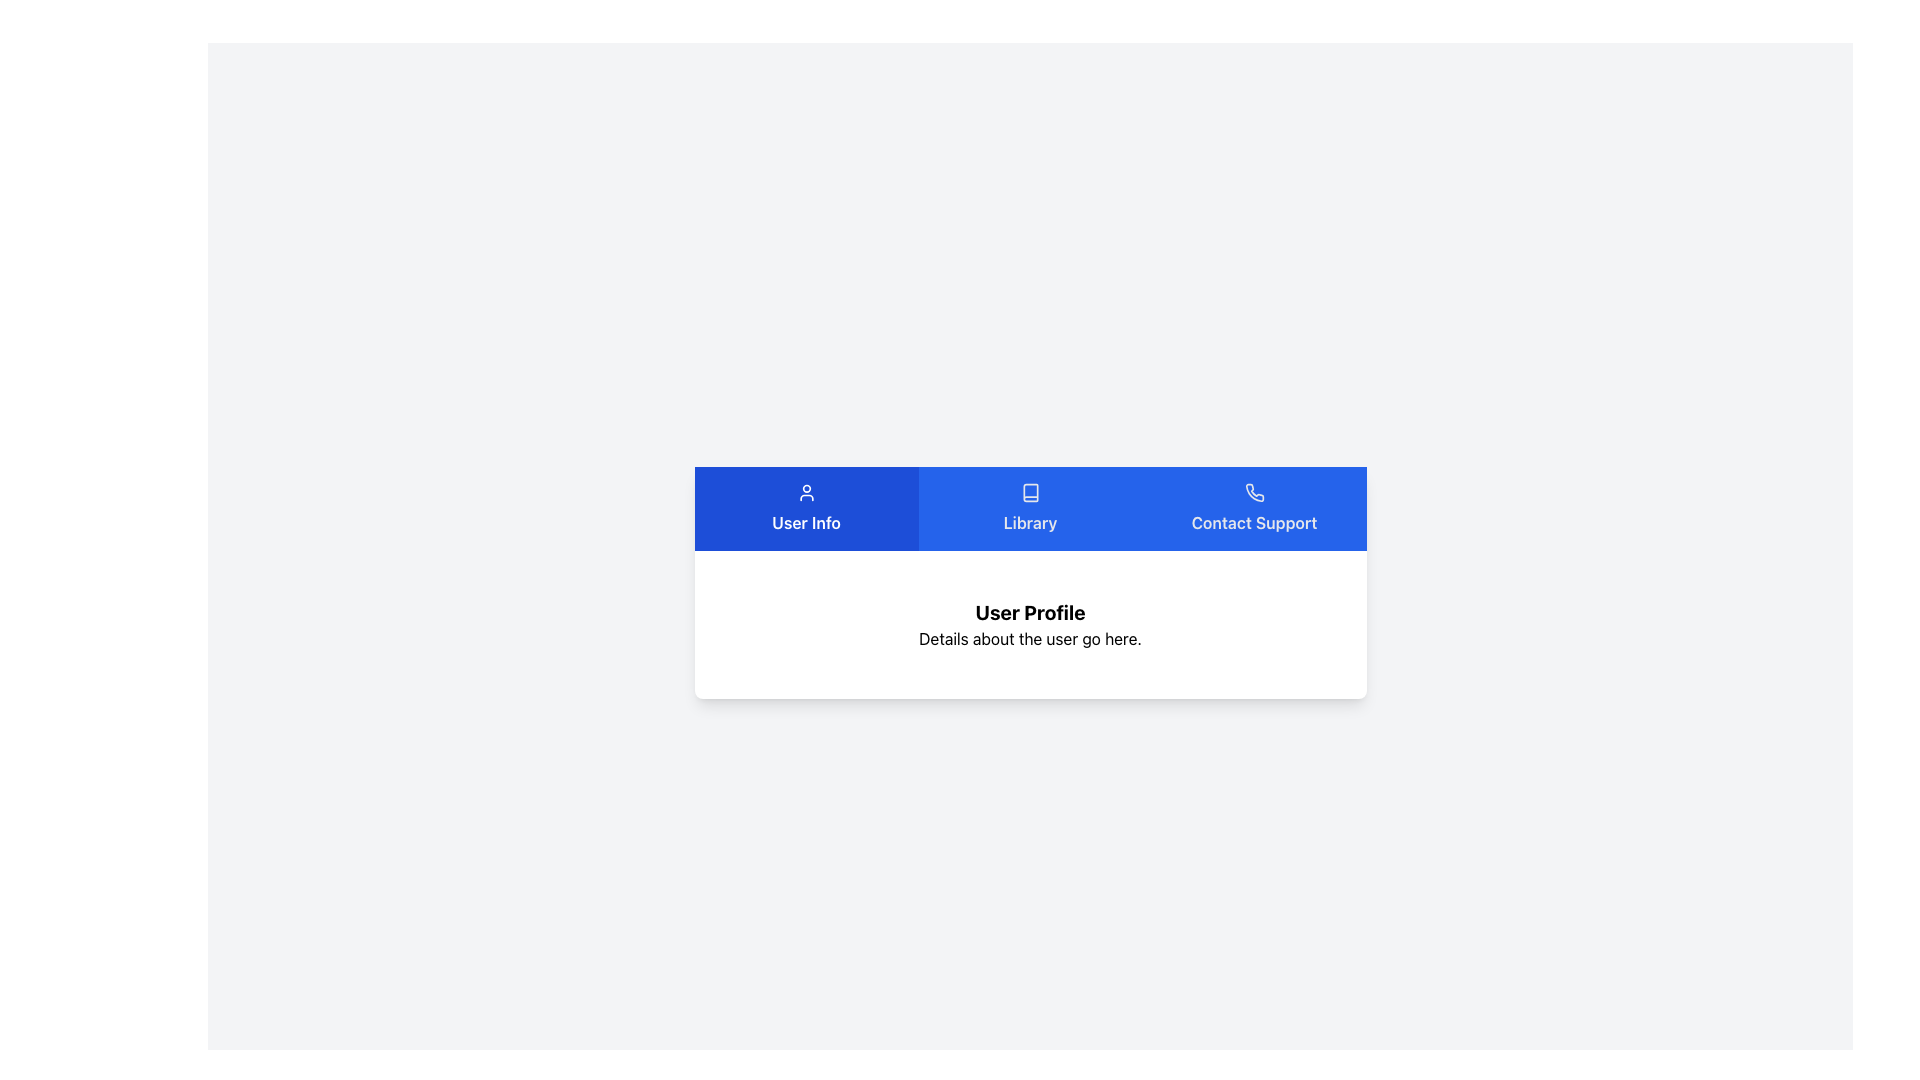 The width and height of the screenshot is (1920, 1080). What do you see at coordinates (1253, 493) in the screenshot?
I see `the 'Contact Support' icon located at the top section of the interface, which precedes the 'Contact Support' label in the navigation row` at bounding box center [1253, 493].